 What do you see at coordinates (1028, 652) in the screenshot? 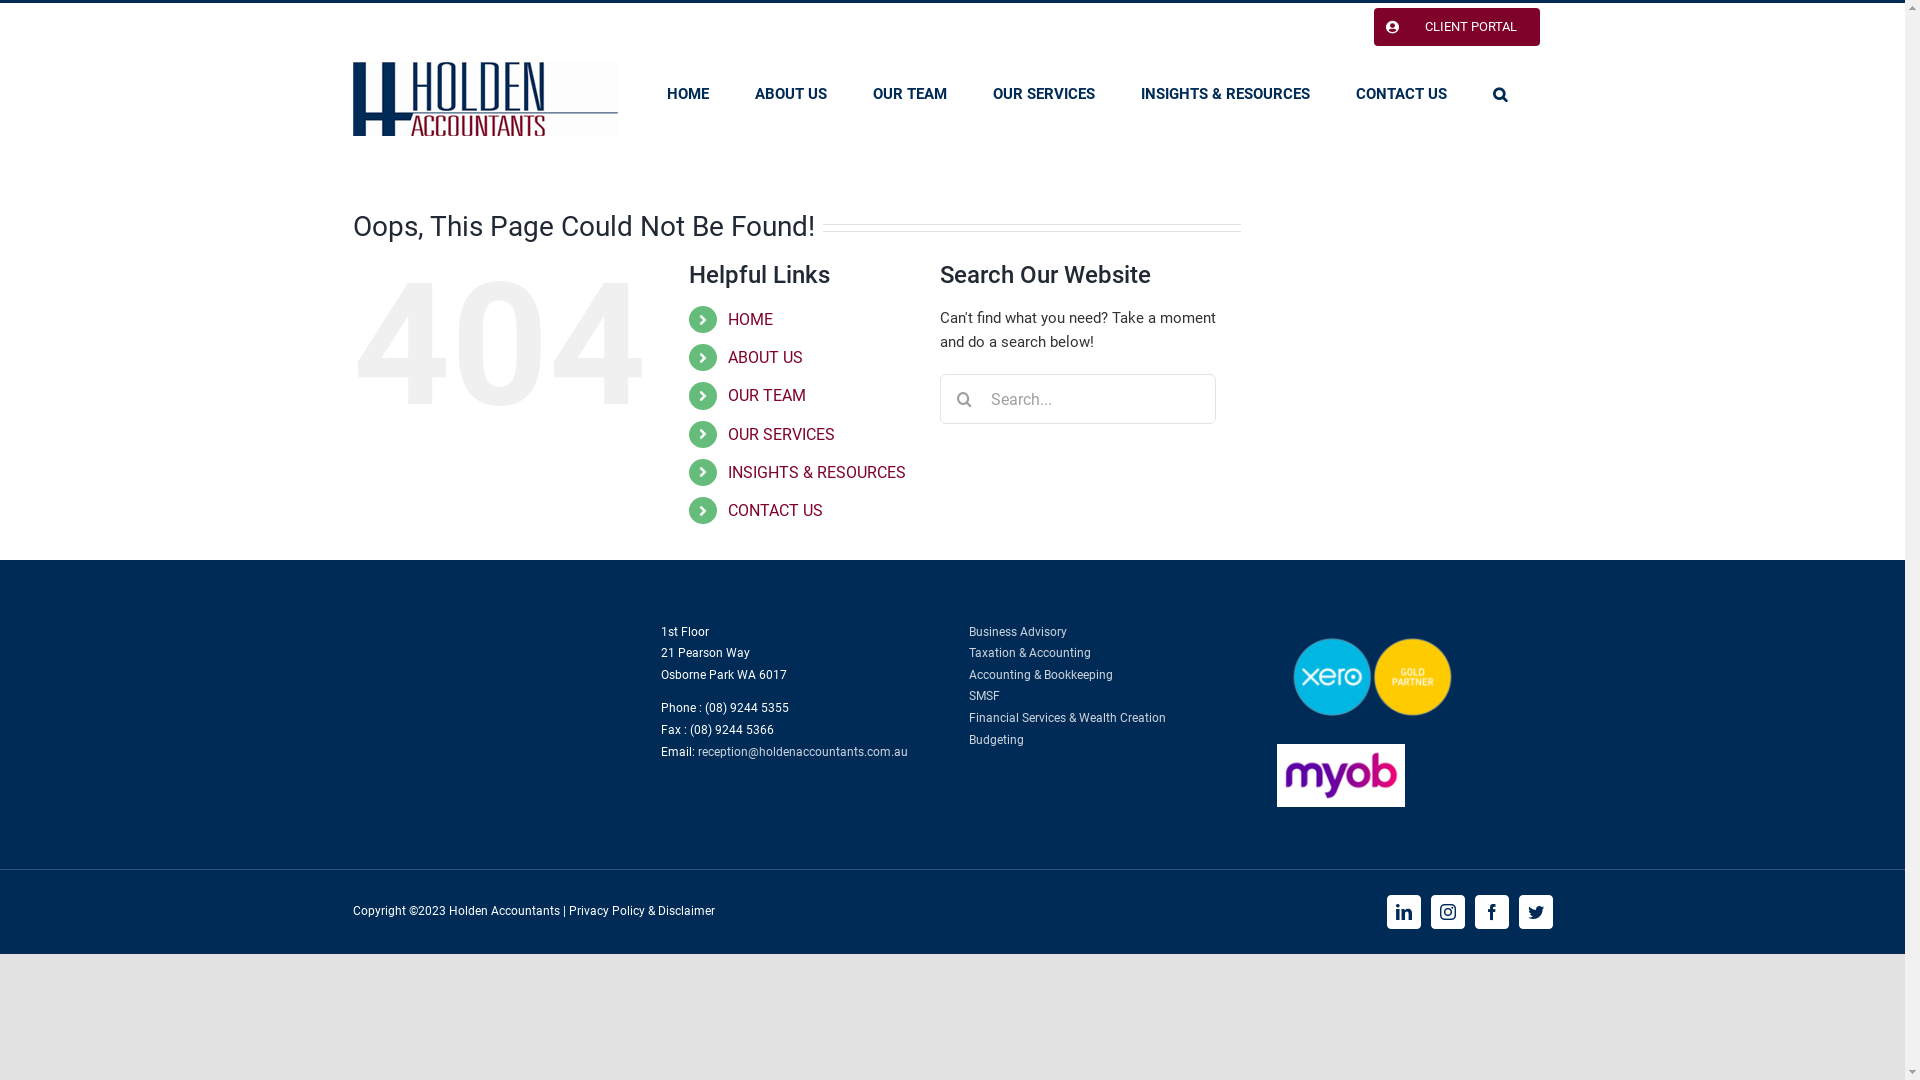
I see `'Taxation & Accounting'` at bounding box center [1028, 652].